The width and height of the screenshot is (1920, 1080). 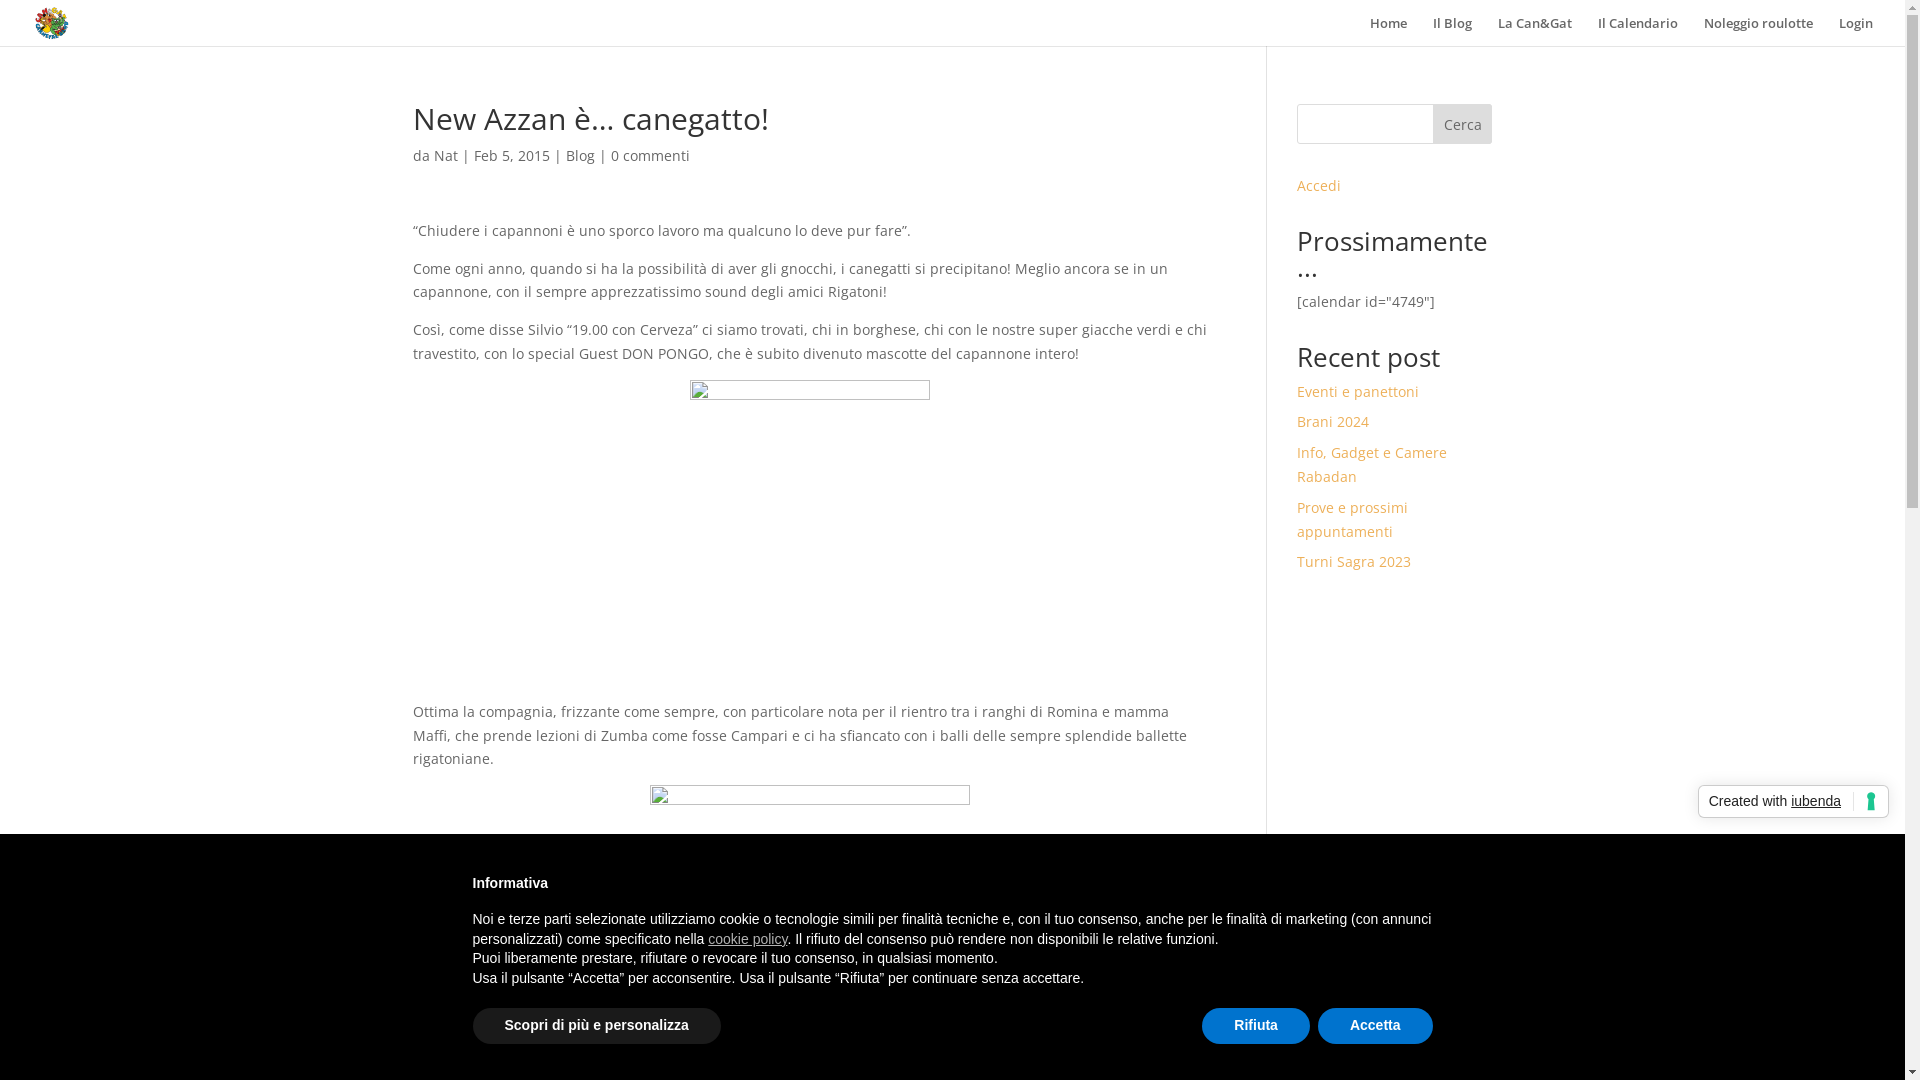 I want to click on 'Brani 2024', so click(x=1333, y=420).